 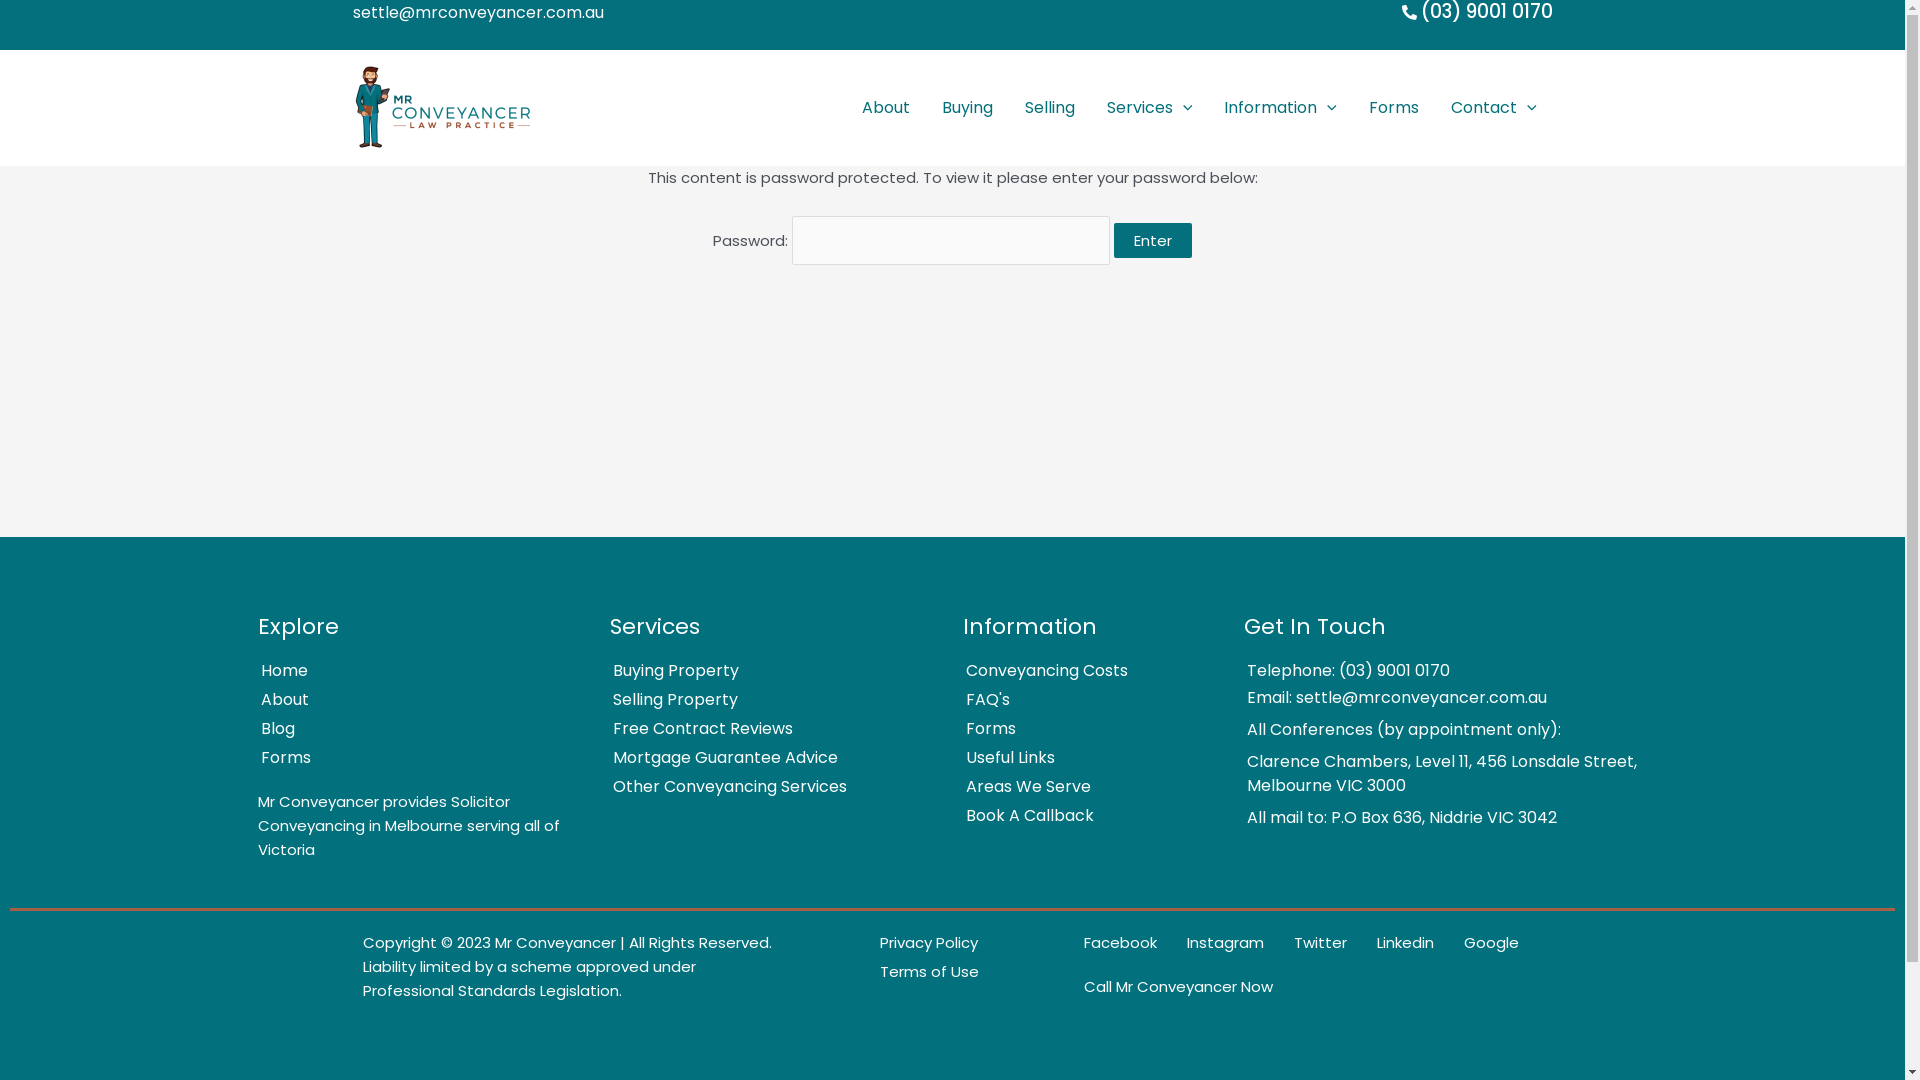 I want to click on 'Information', so click(x=1280, y=108).